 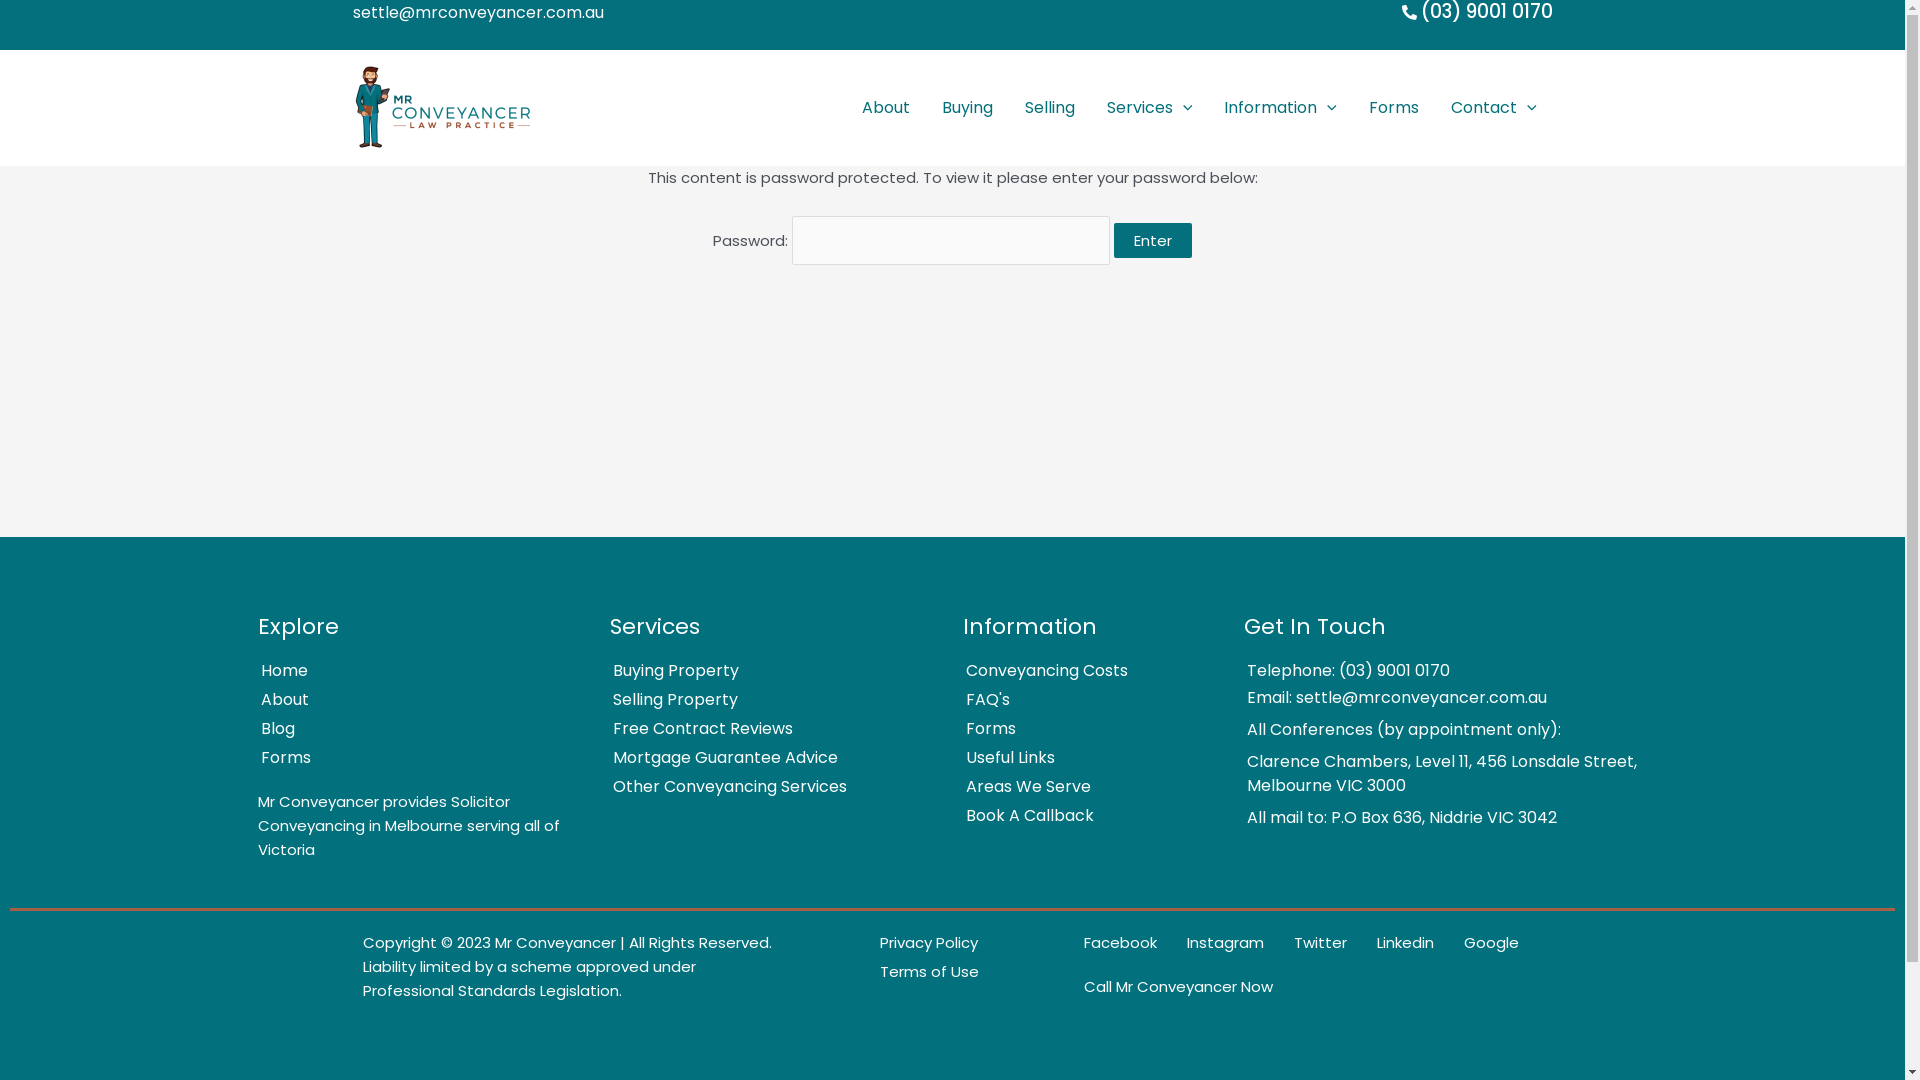 I want to click on 'Information', so click(x=1280, y=108).